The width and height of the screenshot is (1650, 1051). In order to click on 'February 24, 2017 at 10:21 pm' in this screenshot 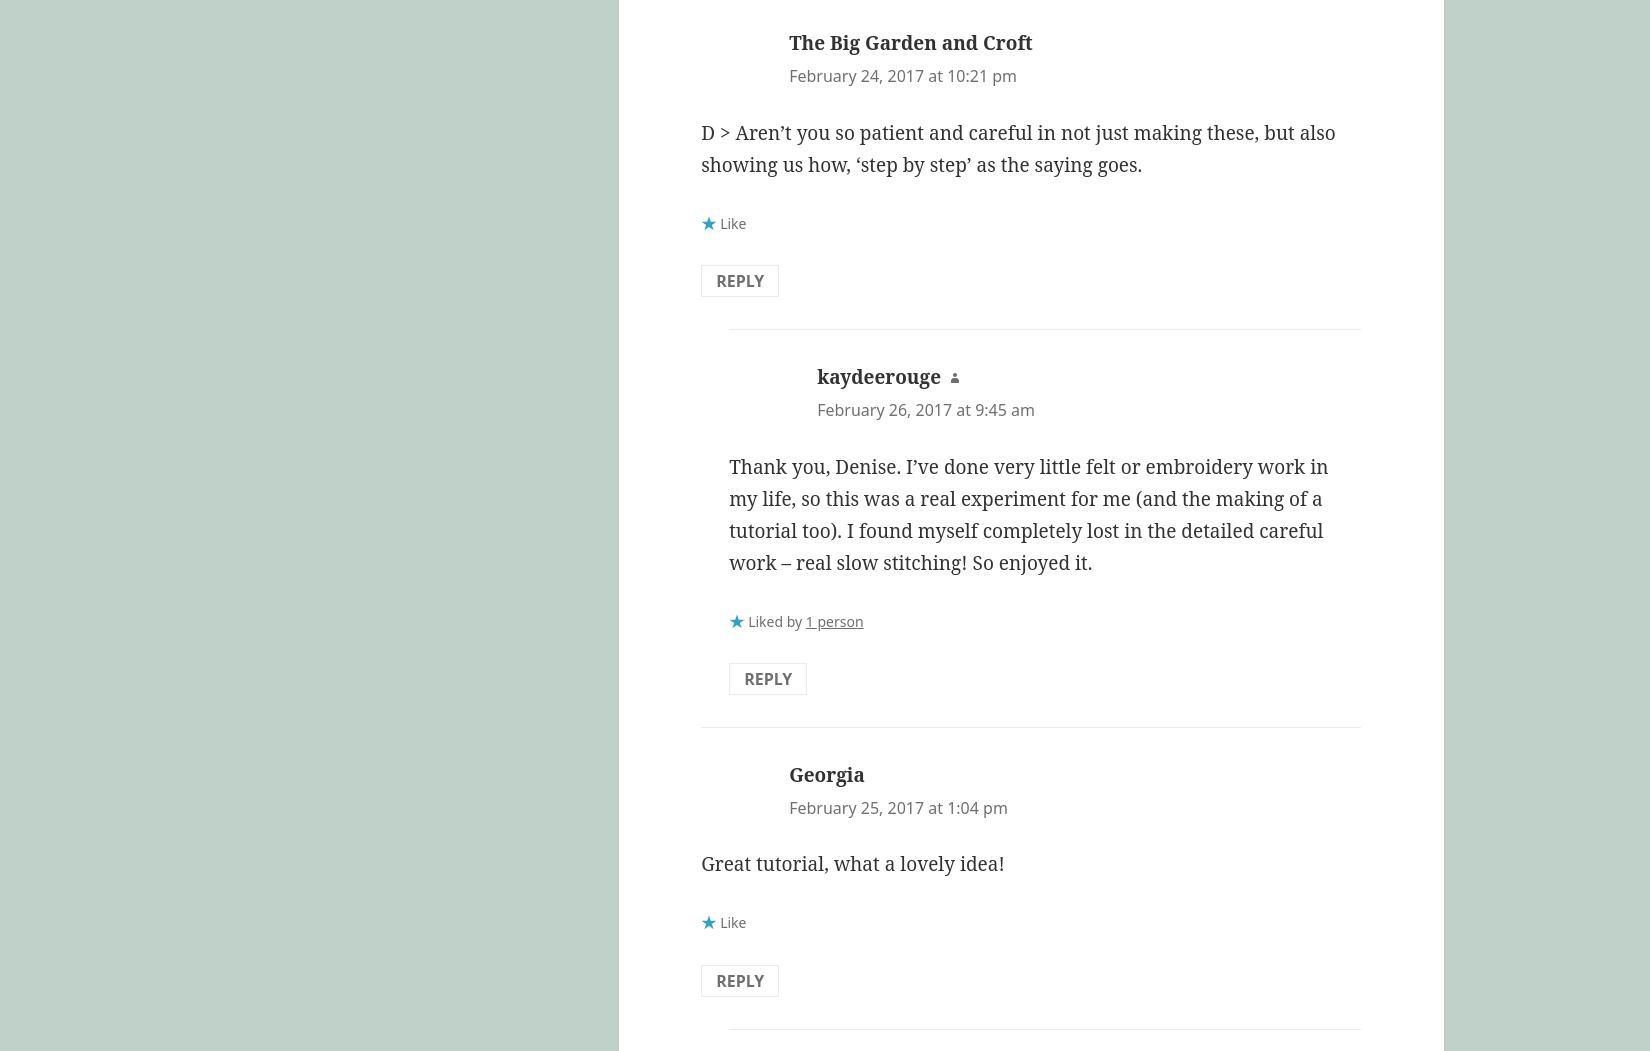, I will do `click(903, 74)`.